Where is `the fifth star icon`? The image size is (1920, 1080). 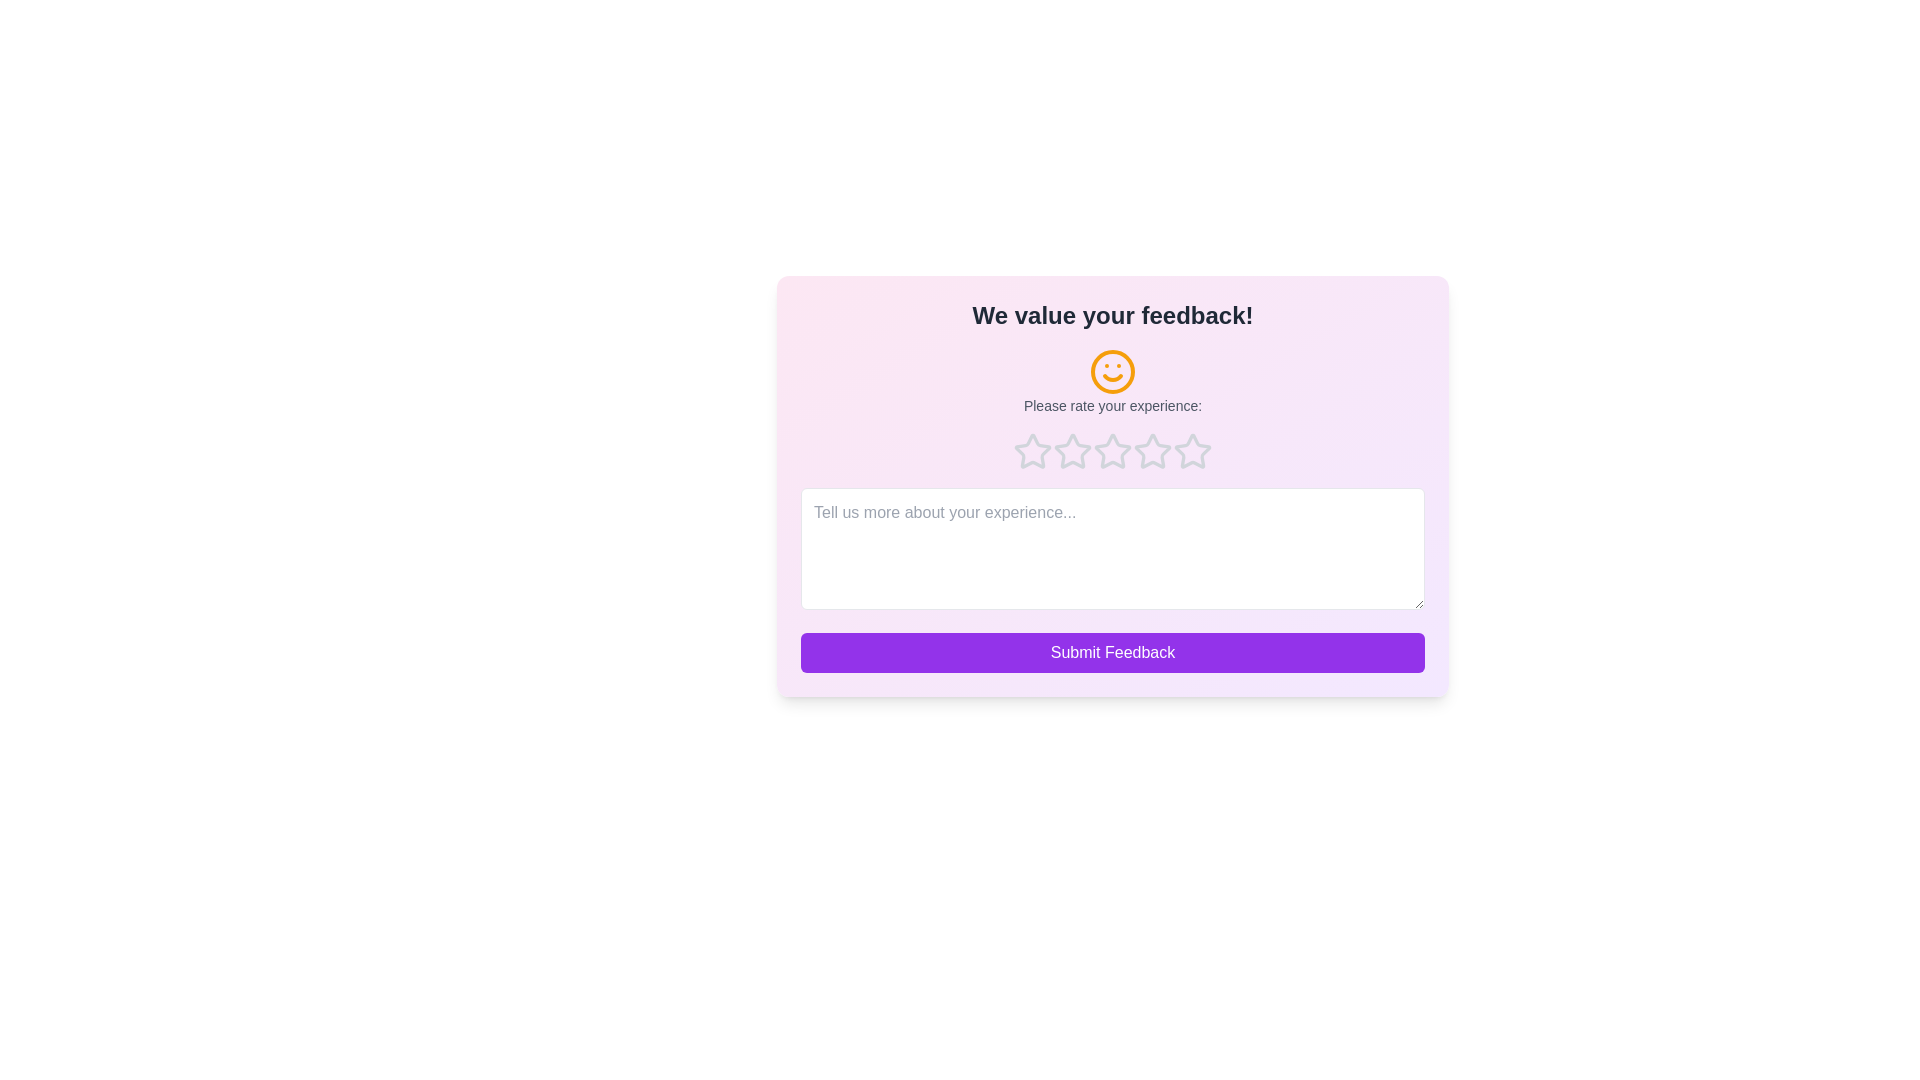 the fifth star icon is located at coordinates (1193, 451).